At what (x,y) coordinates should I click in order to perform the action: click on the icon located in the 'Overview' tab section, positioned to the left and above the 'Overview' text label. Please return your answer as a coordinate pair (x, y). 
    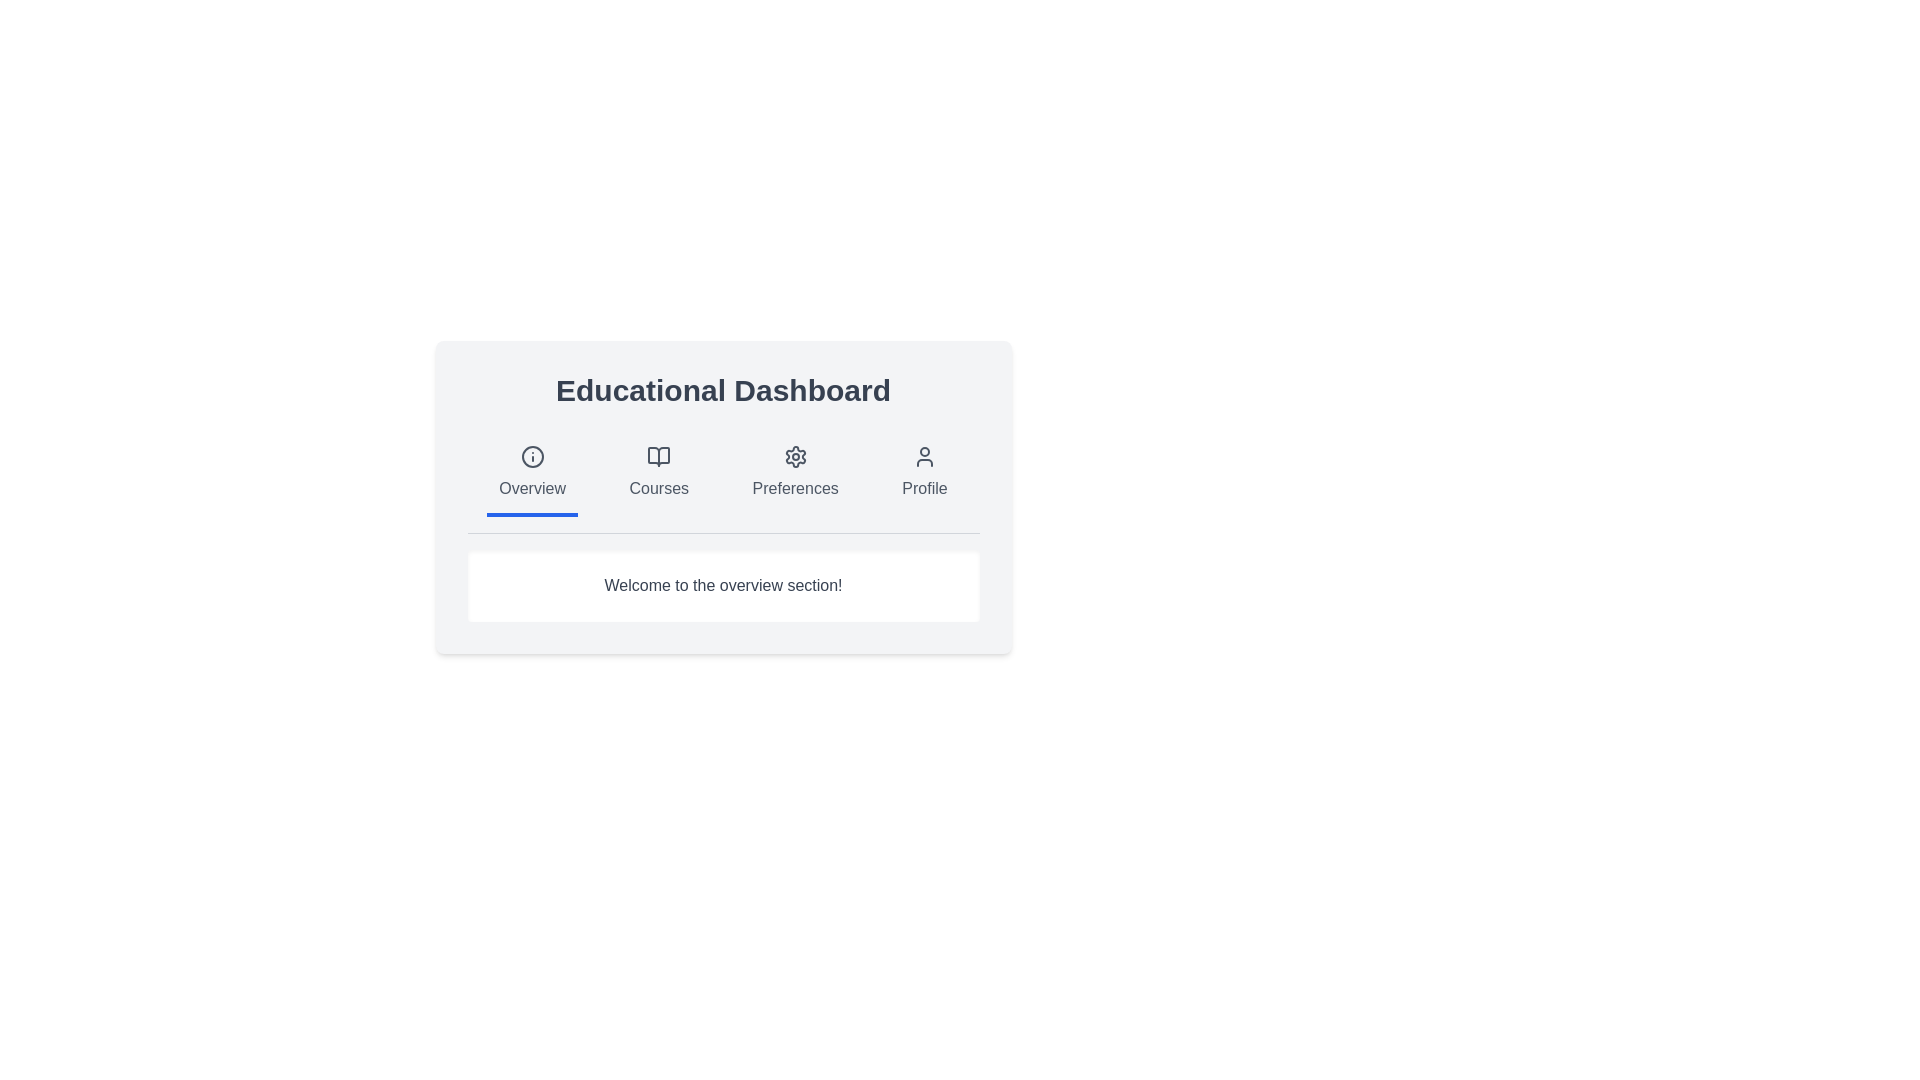
    Looking at the image, I should click on (532, 456).